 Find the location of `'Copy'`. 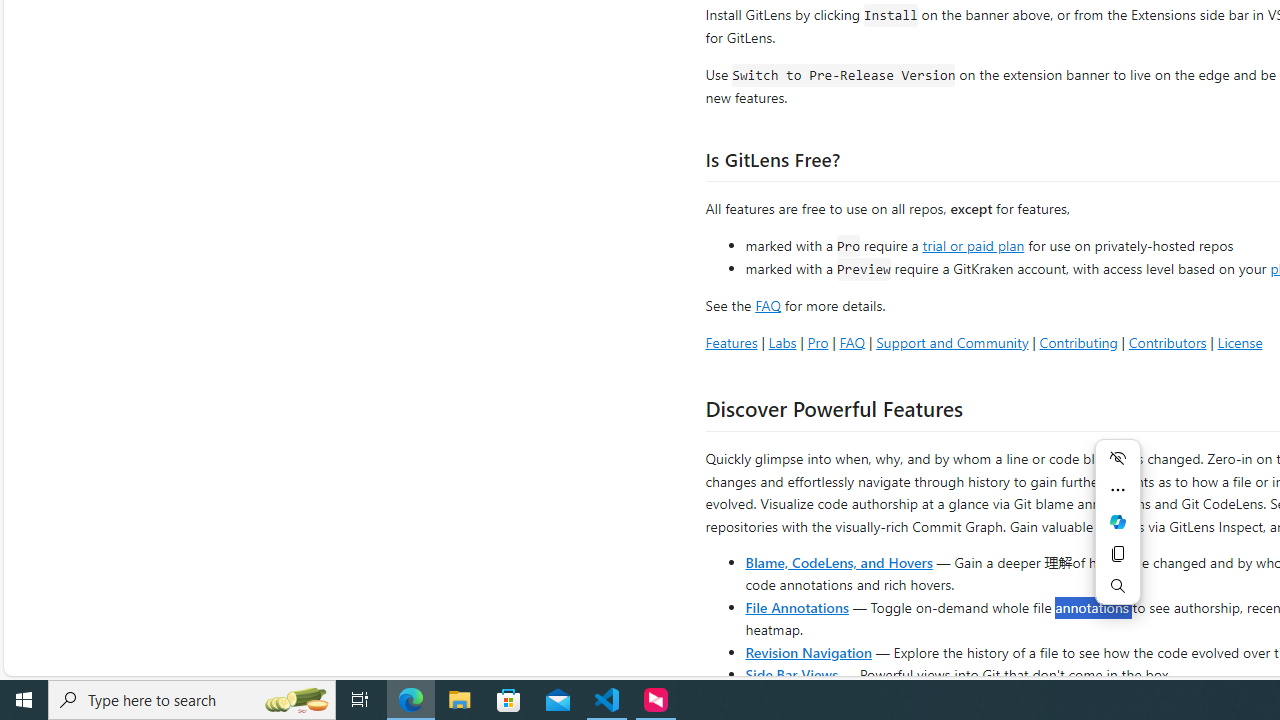

'Copy' is located at coordinates (1117, 554).